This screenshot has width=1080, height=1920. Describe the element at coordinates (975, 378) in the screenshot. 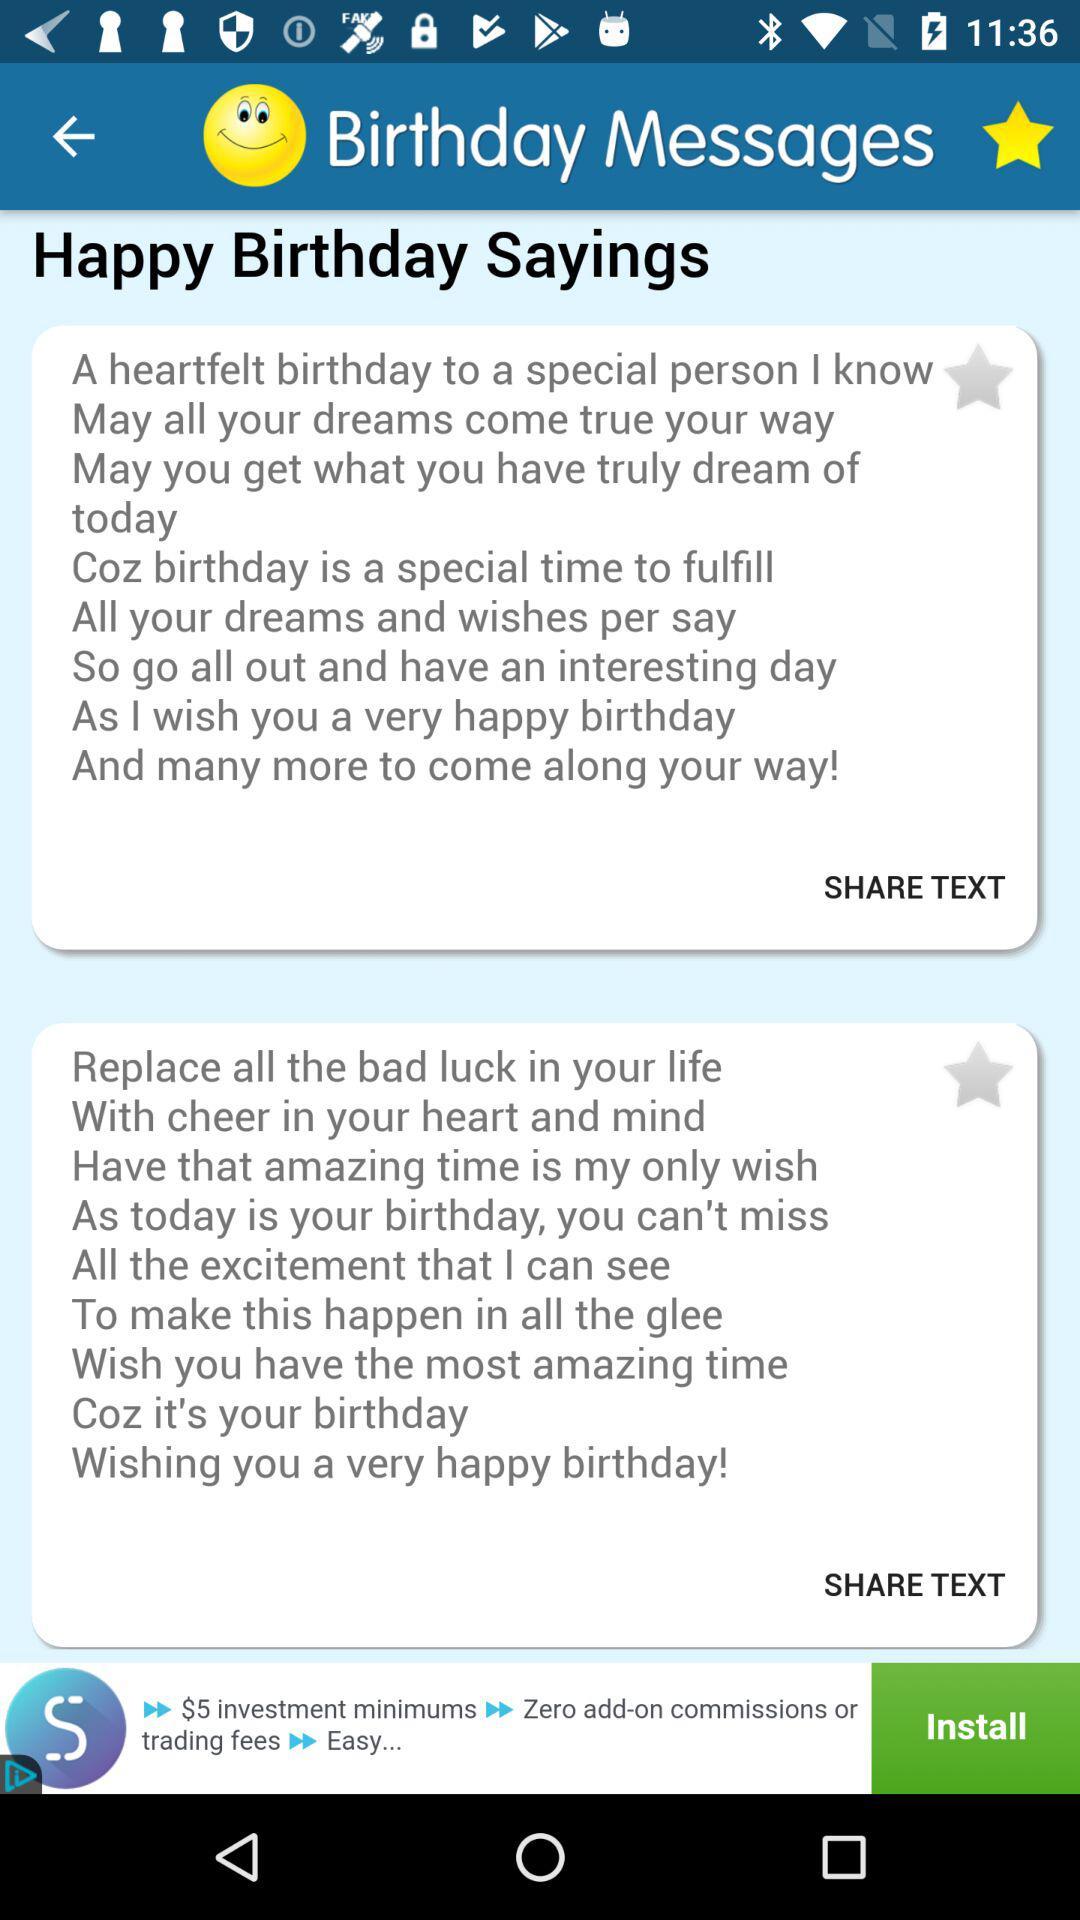

I see `place the quote as your favorite` at that location.